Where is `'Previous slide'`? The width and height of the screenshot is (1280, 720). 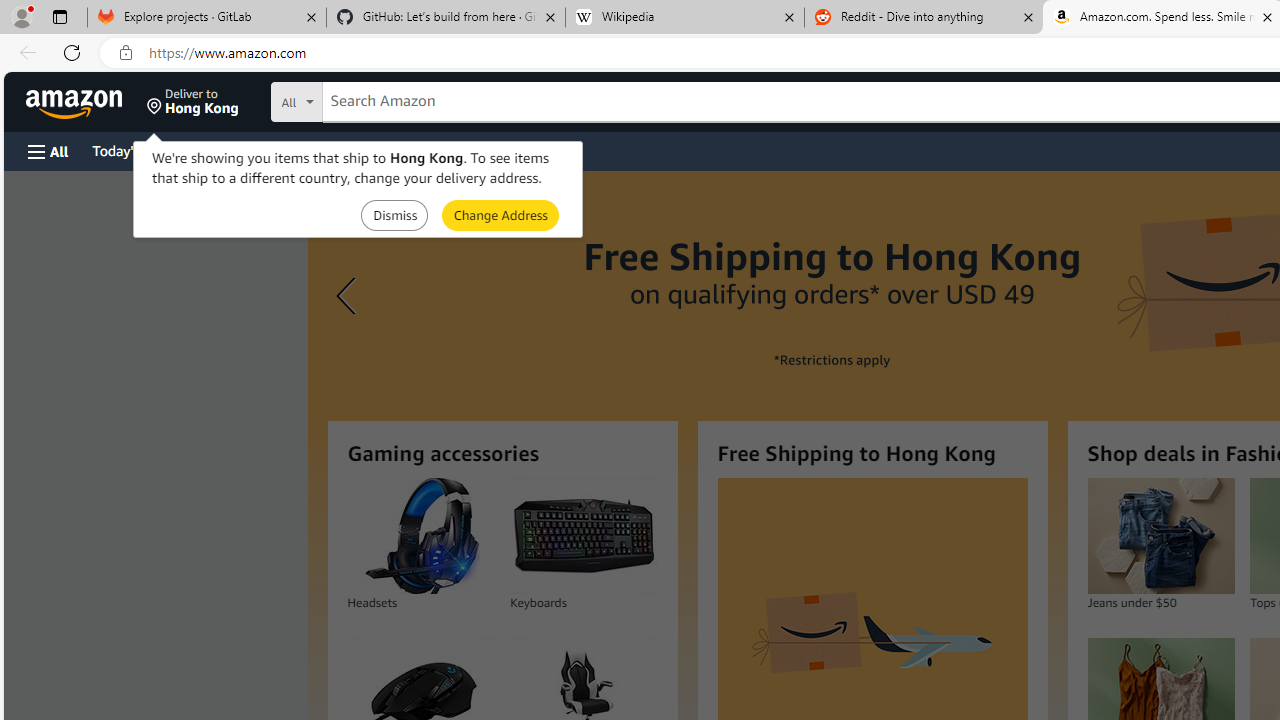 'Previous slide' is located at coordinates (349, 296).